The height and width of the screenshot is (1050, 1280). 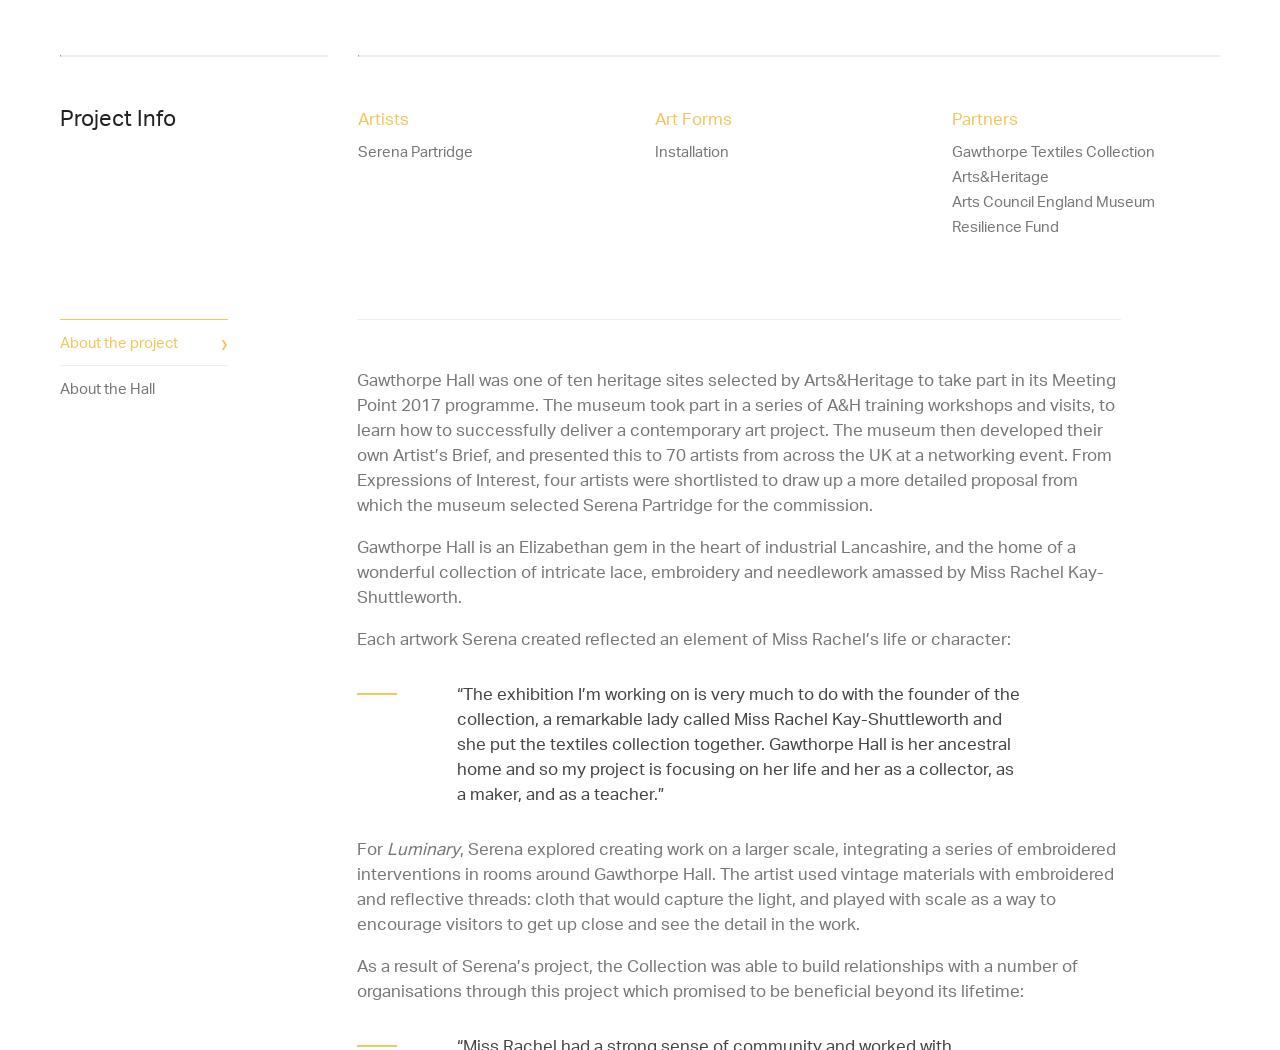 What do you see at coordinates (735, 441) in the screenshot?
I see `'Gawthorpe Hall was one of ten heritage sites selected by Arts&Heritage to take part in its Meeting Point 2017 programme. The museum took part in a series of A&H training workshops and visits, to learn how to successfully deliver a contemporary art project. The museum then developed their own Artist’s Brief, and presented this to 70 artists from across the UK at a networking event. From Expressions of Interest, four artists were shortlisted to draw up a more detailed proposal from which the museum selected Serena Partridge for the commission.'` at bounding box center [735, 441].